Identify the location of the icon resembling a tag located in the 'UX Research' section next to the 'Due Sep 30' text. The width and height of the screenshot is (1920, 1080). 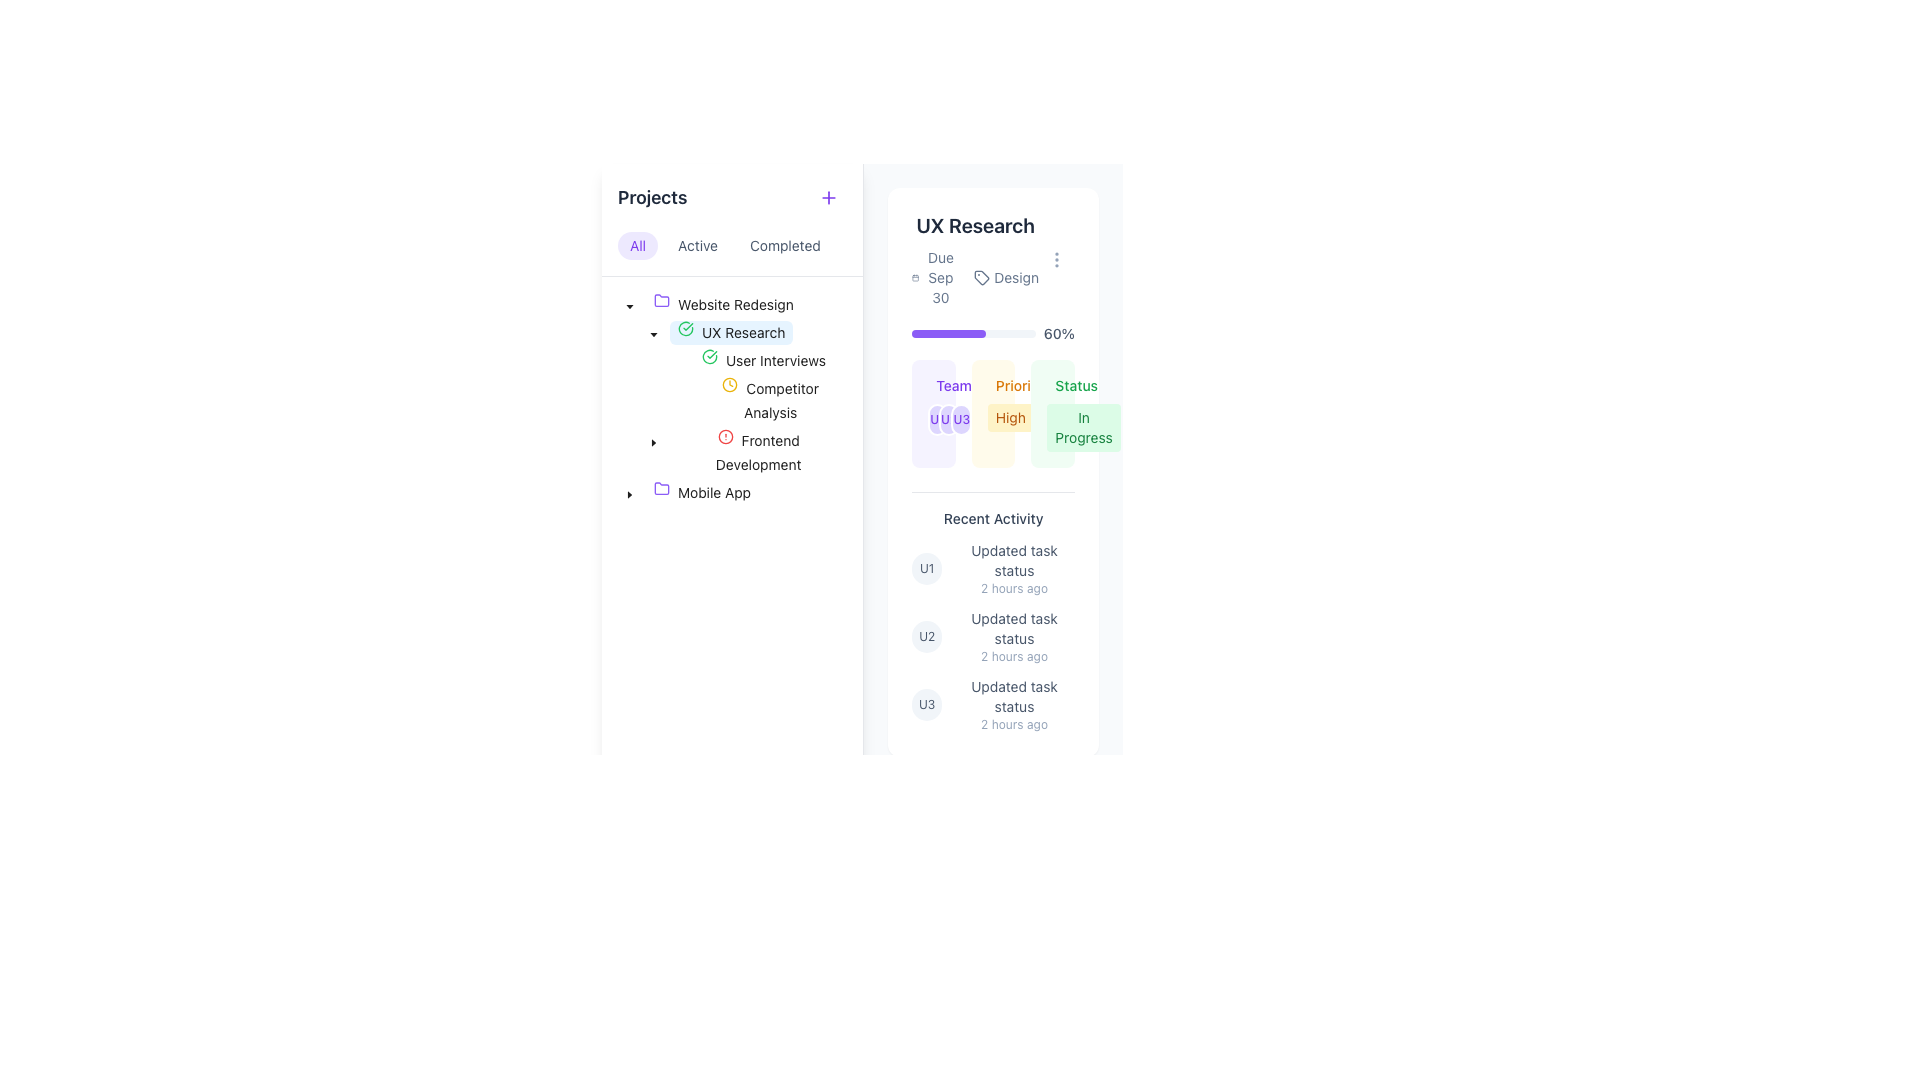
(982, 277).